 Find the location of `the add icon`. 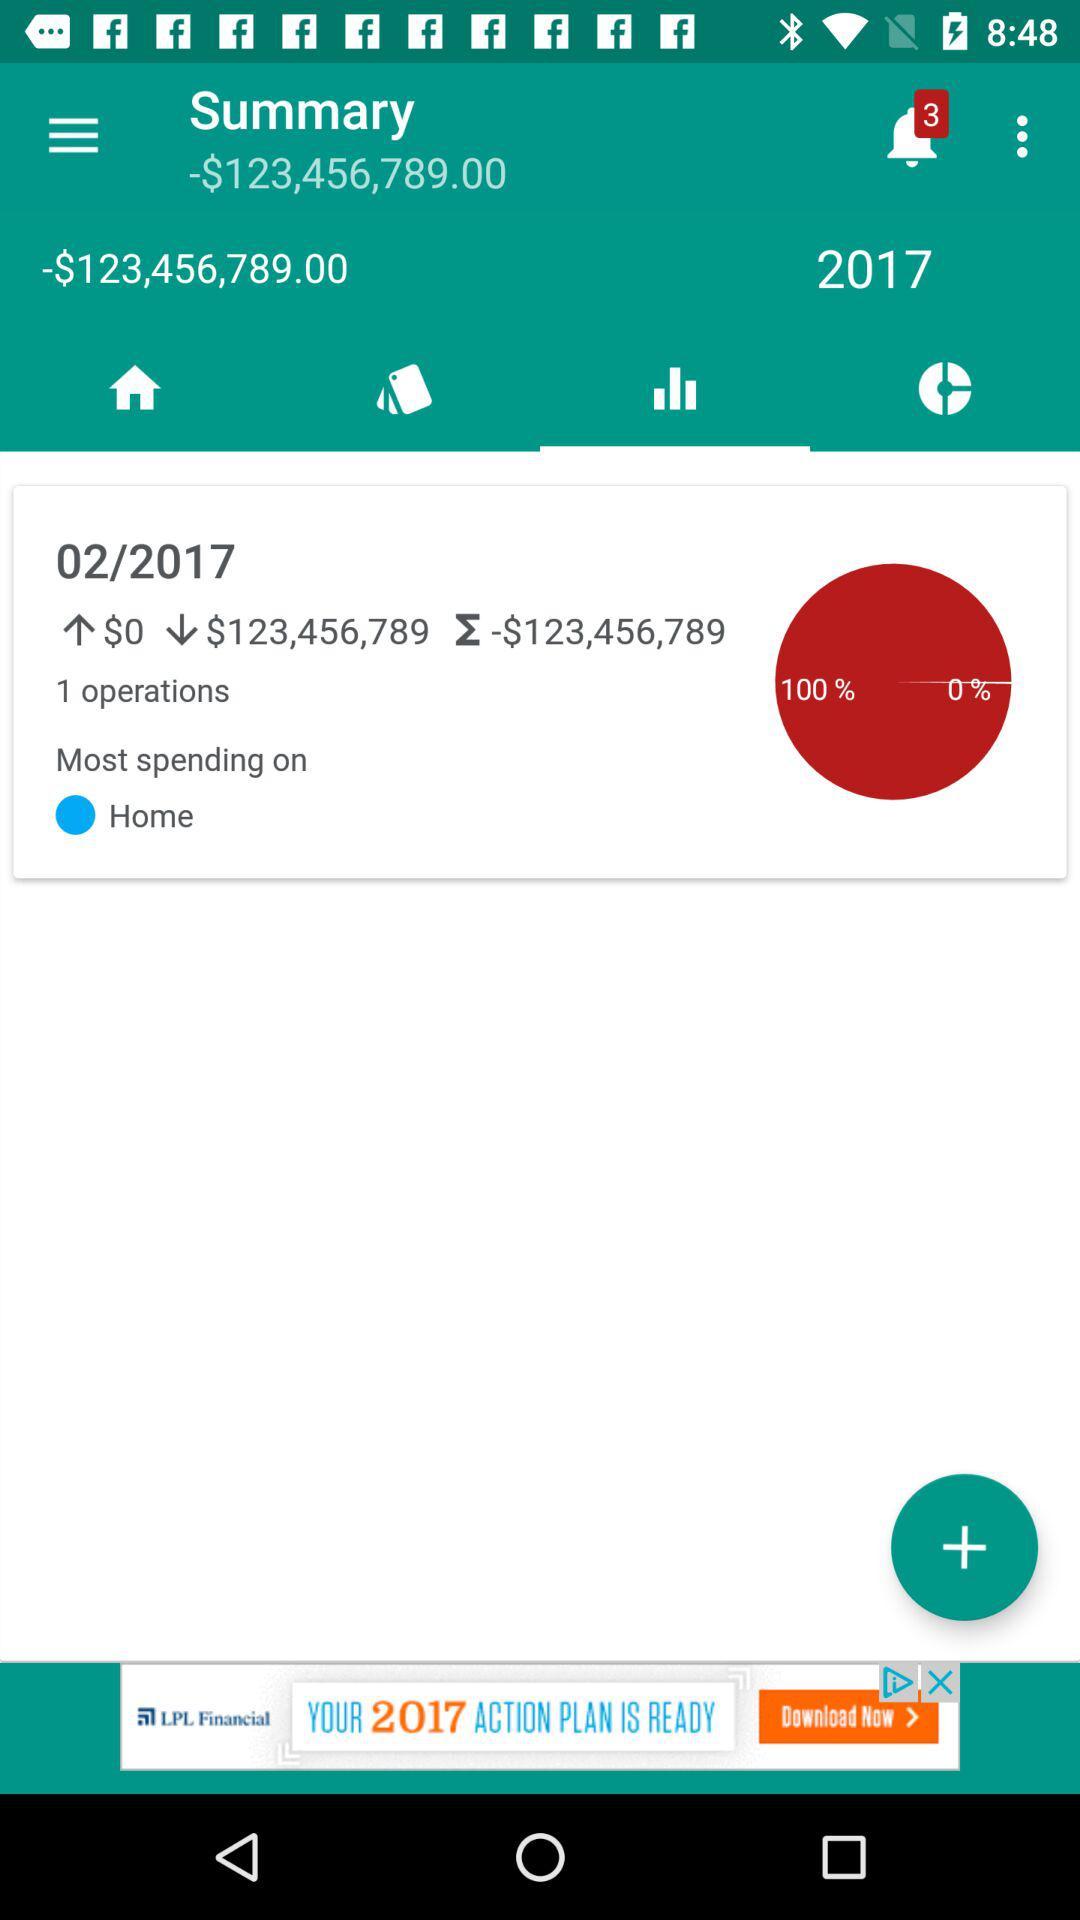

the add icon is located at coordinates (963, 1546).